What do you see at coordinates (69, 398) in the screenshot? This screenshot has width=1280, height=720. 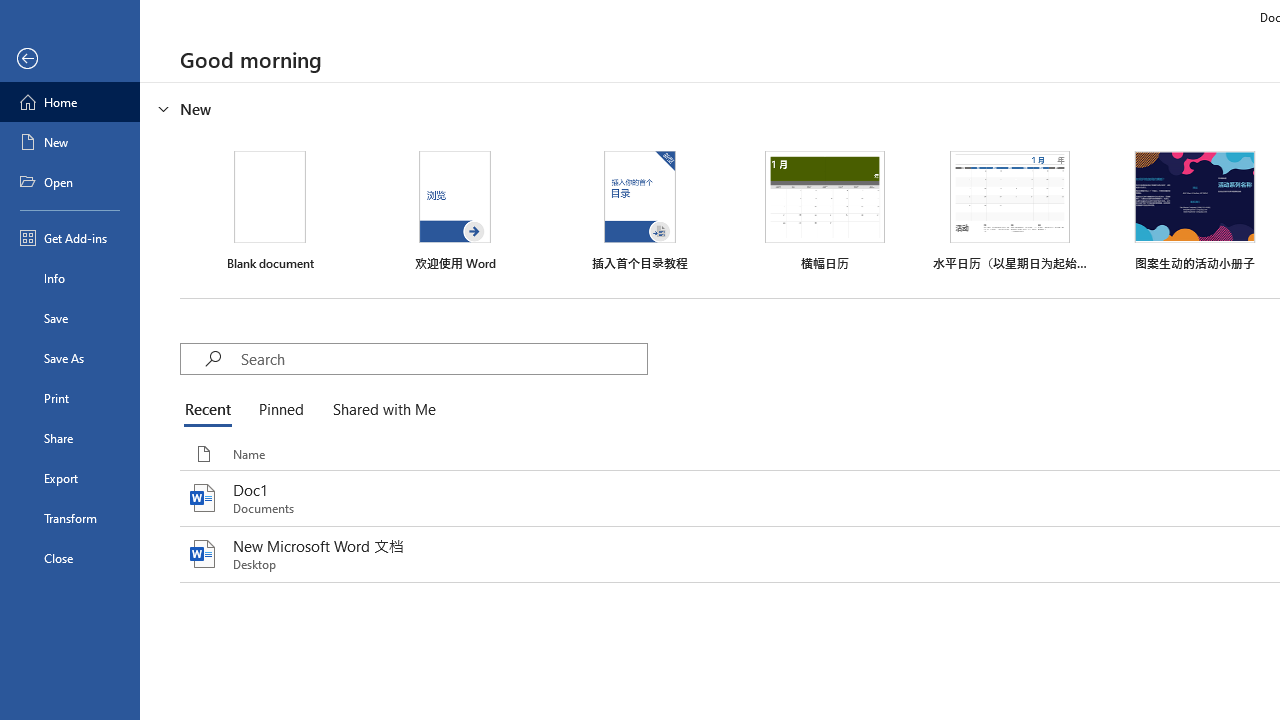 I see `'Print'` at bounding box center [69, 398].